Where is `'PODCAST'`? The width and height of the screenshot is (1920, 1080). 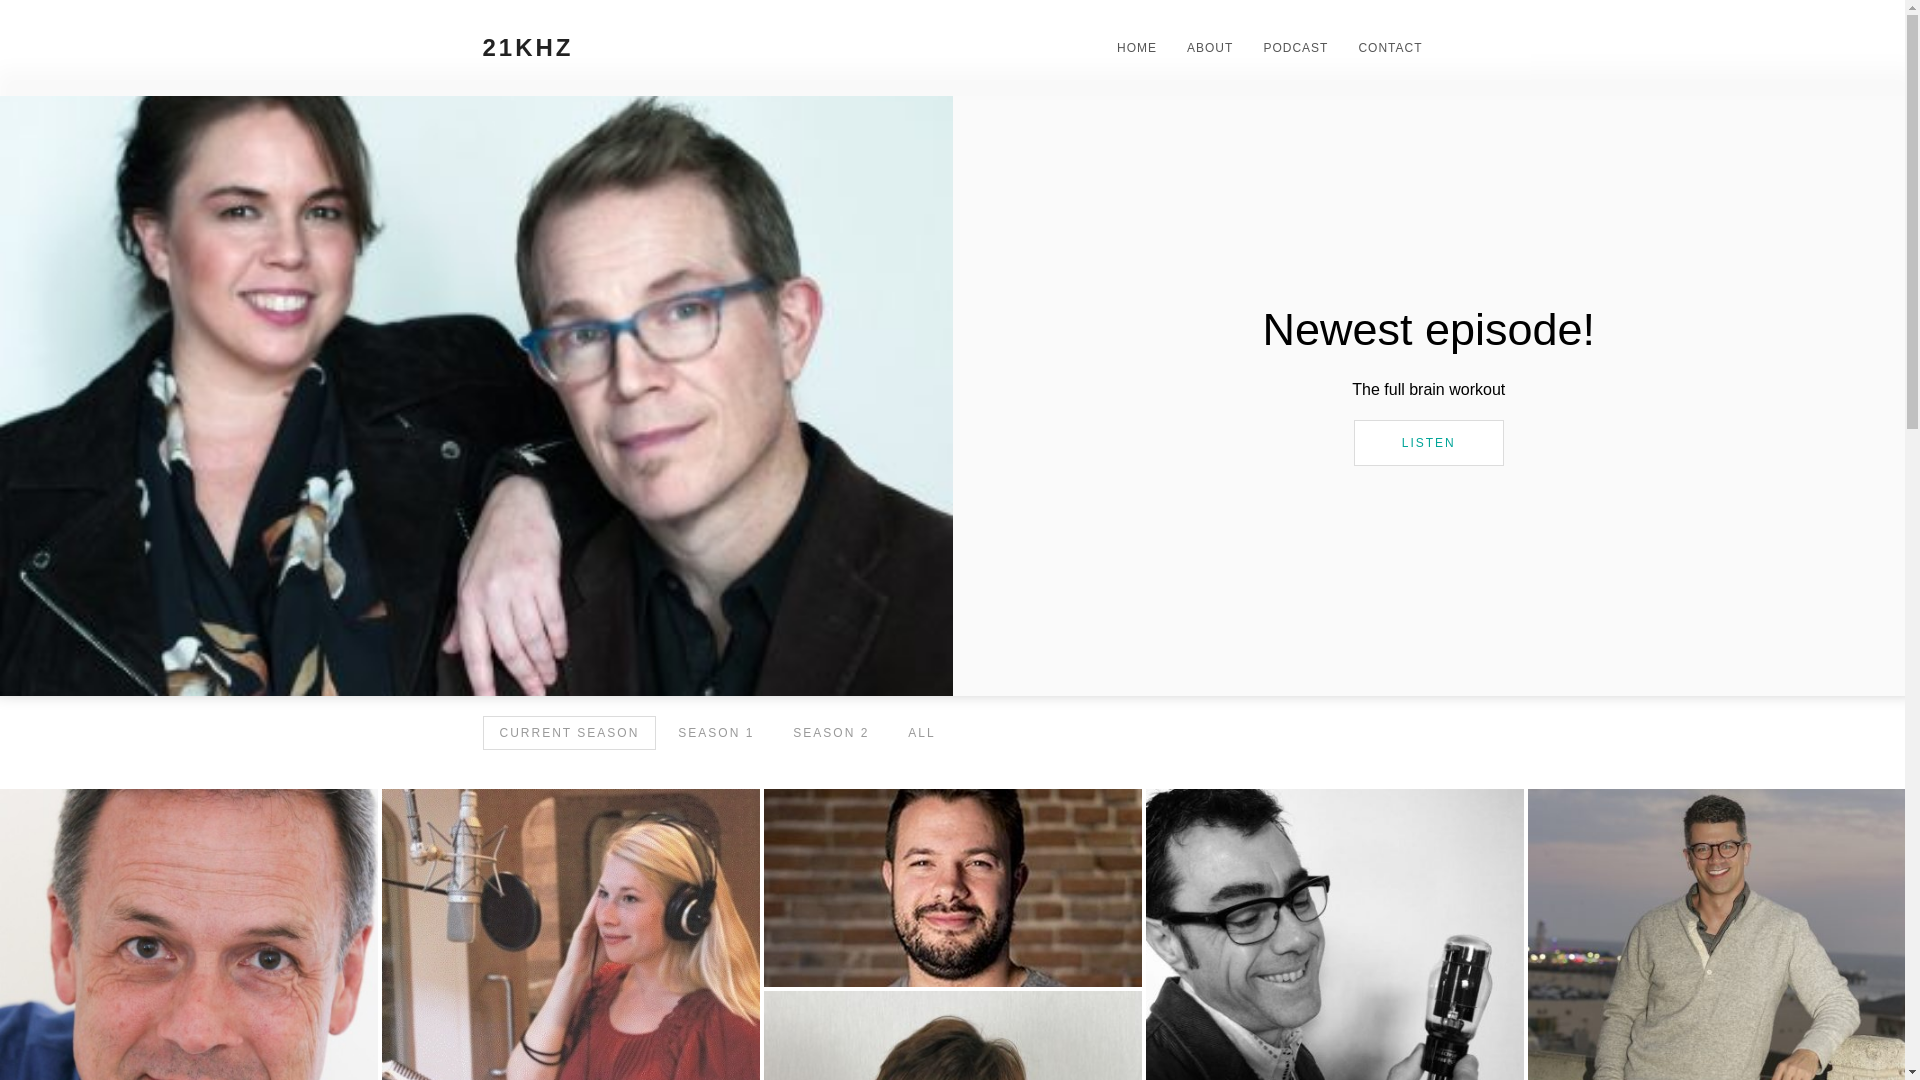 'PODCAST' is located at coordinates (1287, 46).